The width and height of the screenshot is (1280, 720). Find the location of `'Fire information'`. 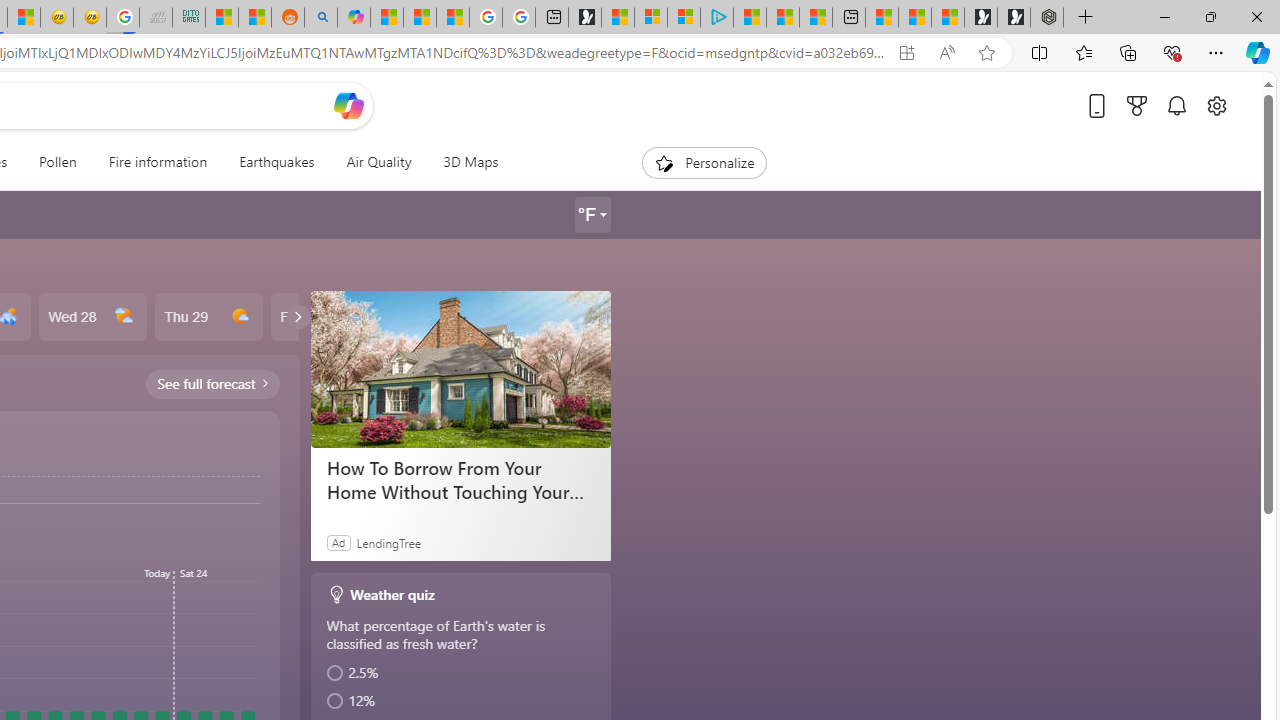

'Fire information' is located at coordinates (156, 162).